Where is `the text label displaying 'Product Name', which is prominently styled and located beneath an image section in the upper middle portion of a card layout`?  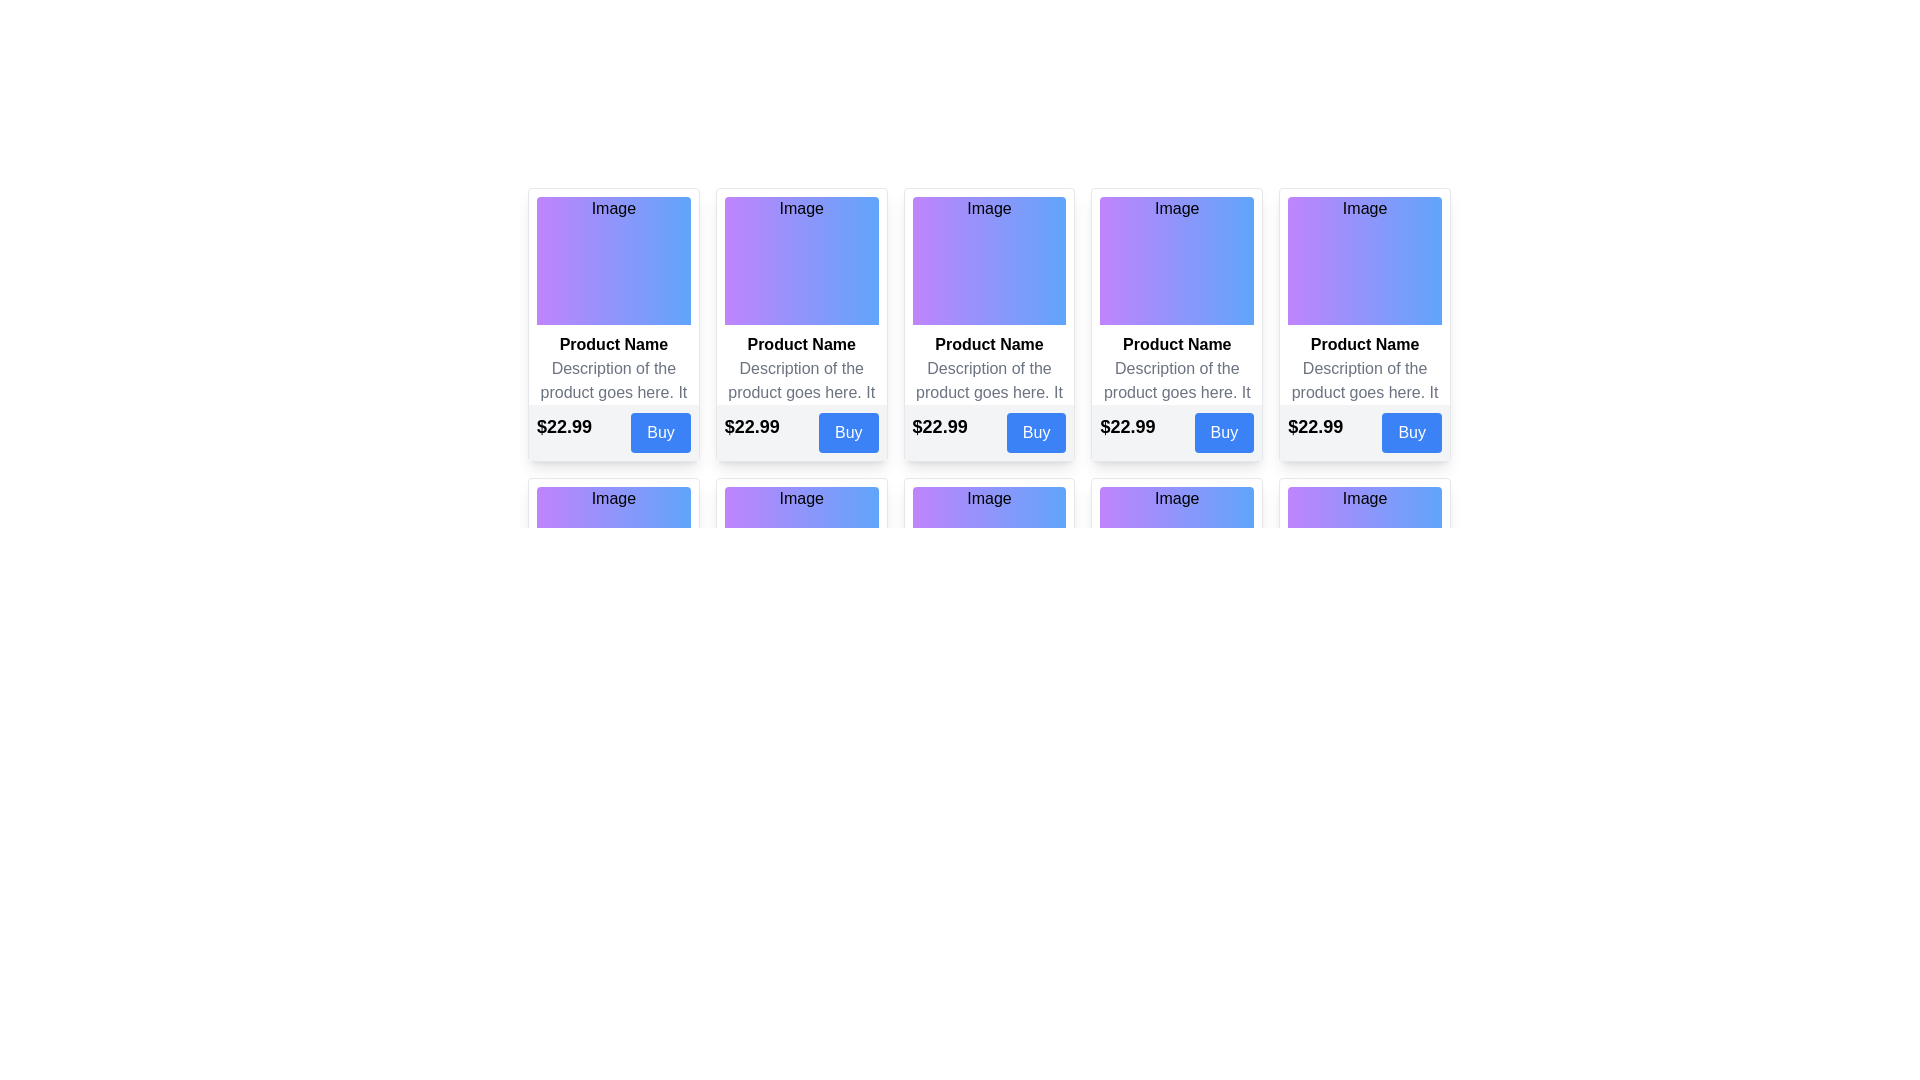
the text label displaying 'Product Name', which is prominently styled and located beneath an image section in the upper middle portion of a card layout is located at coordinates (801, 343).